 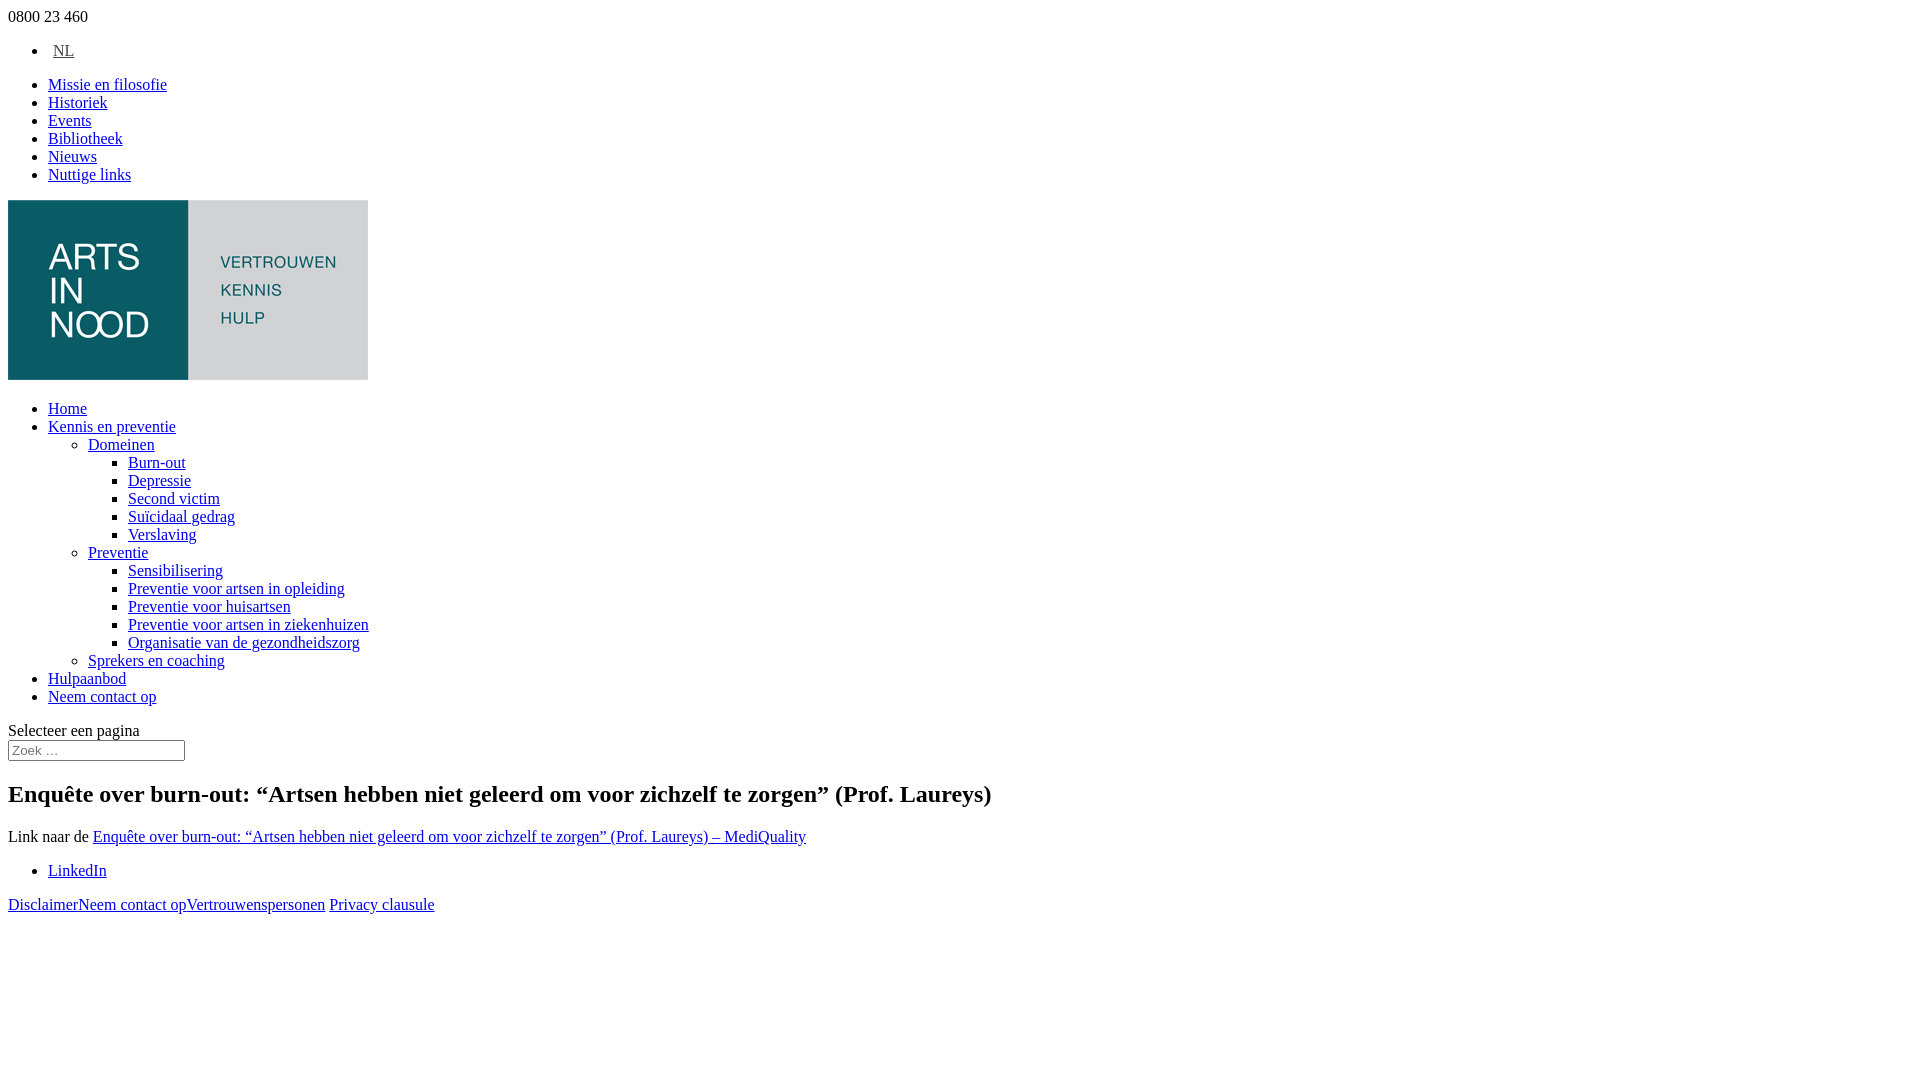 What do you see at coordinates (156, 462) in the screenshot?
I see `'Burn-out'` at bounding box center [156, 462].